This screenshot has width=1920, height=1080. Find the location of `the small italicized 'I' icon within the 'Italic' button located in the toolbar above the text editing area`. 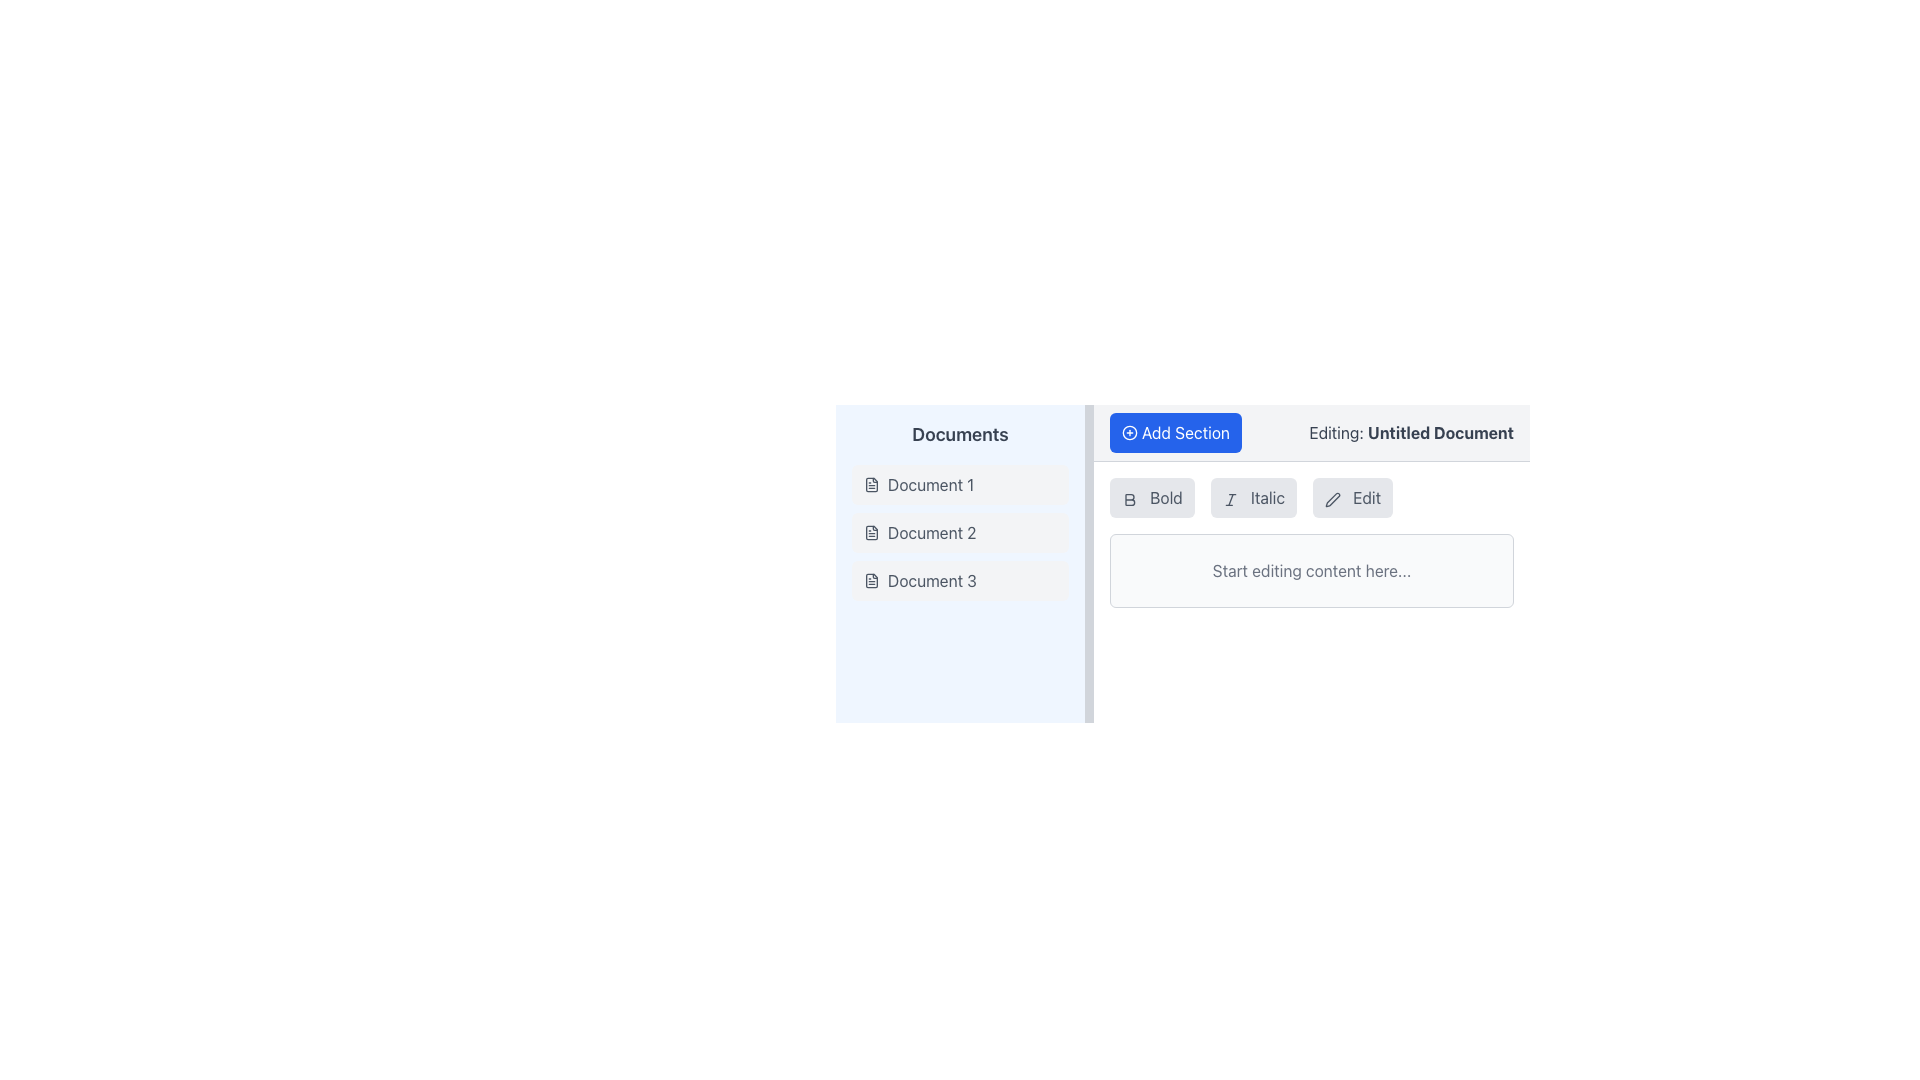

the small italicized 'I' icon within the 'Italic' button located in the toolbar above the text editing area is located at coordinates (1229, 498).